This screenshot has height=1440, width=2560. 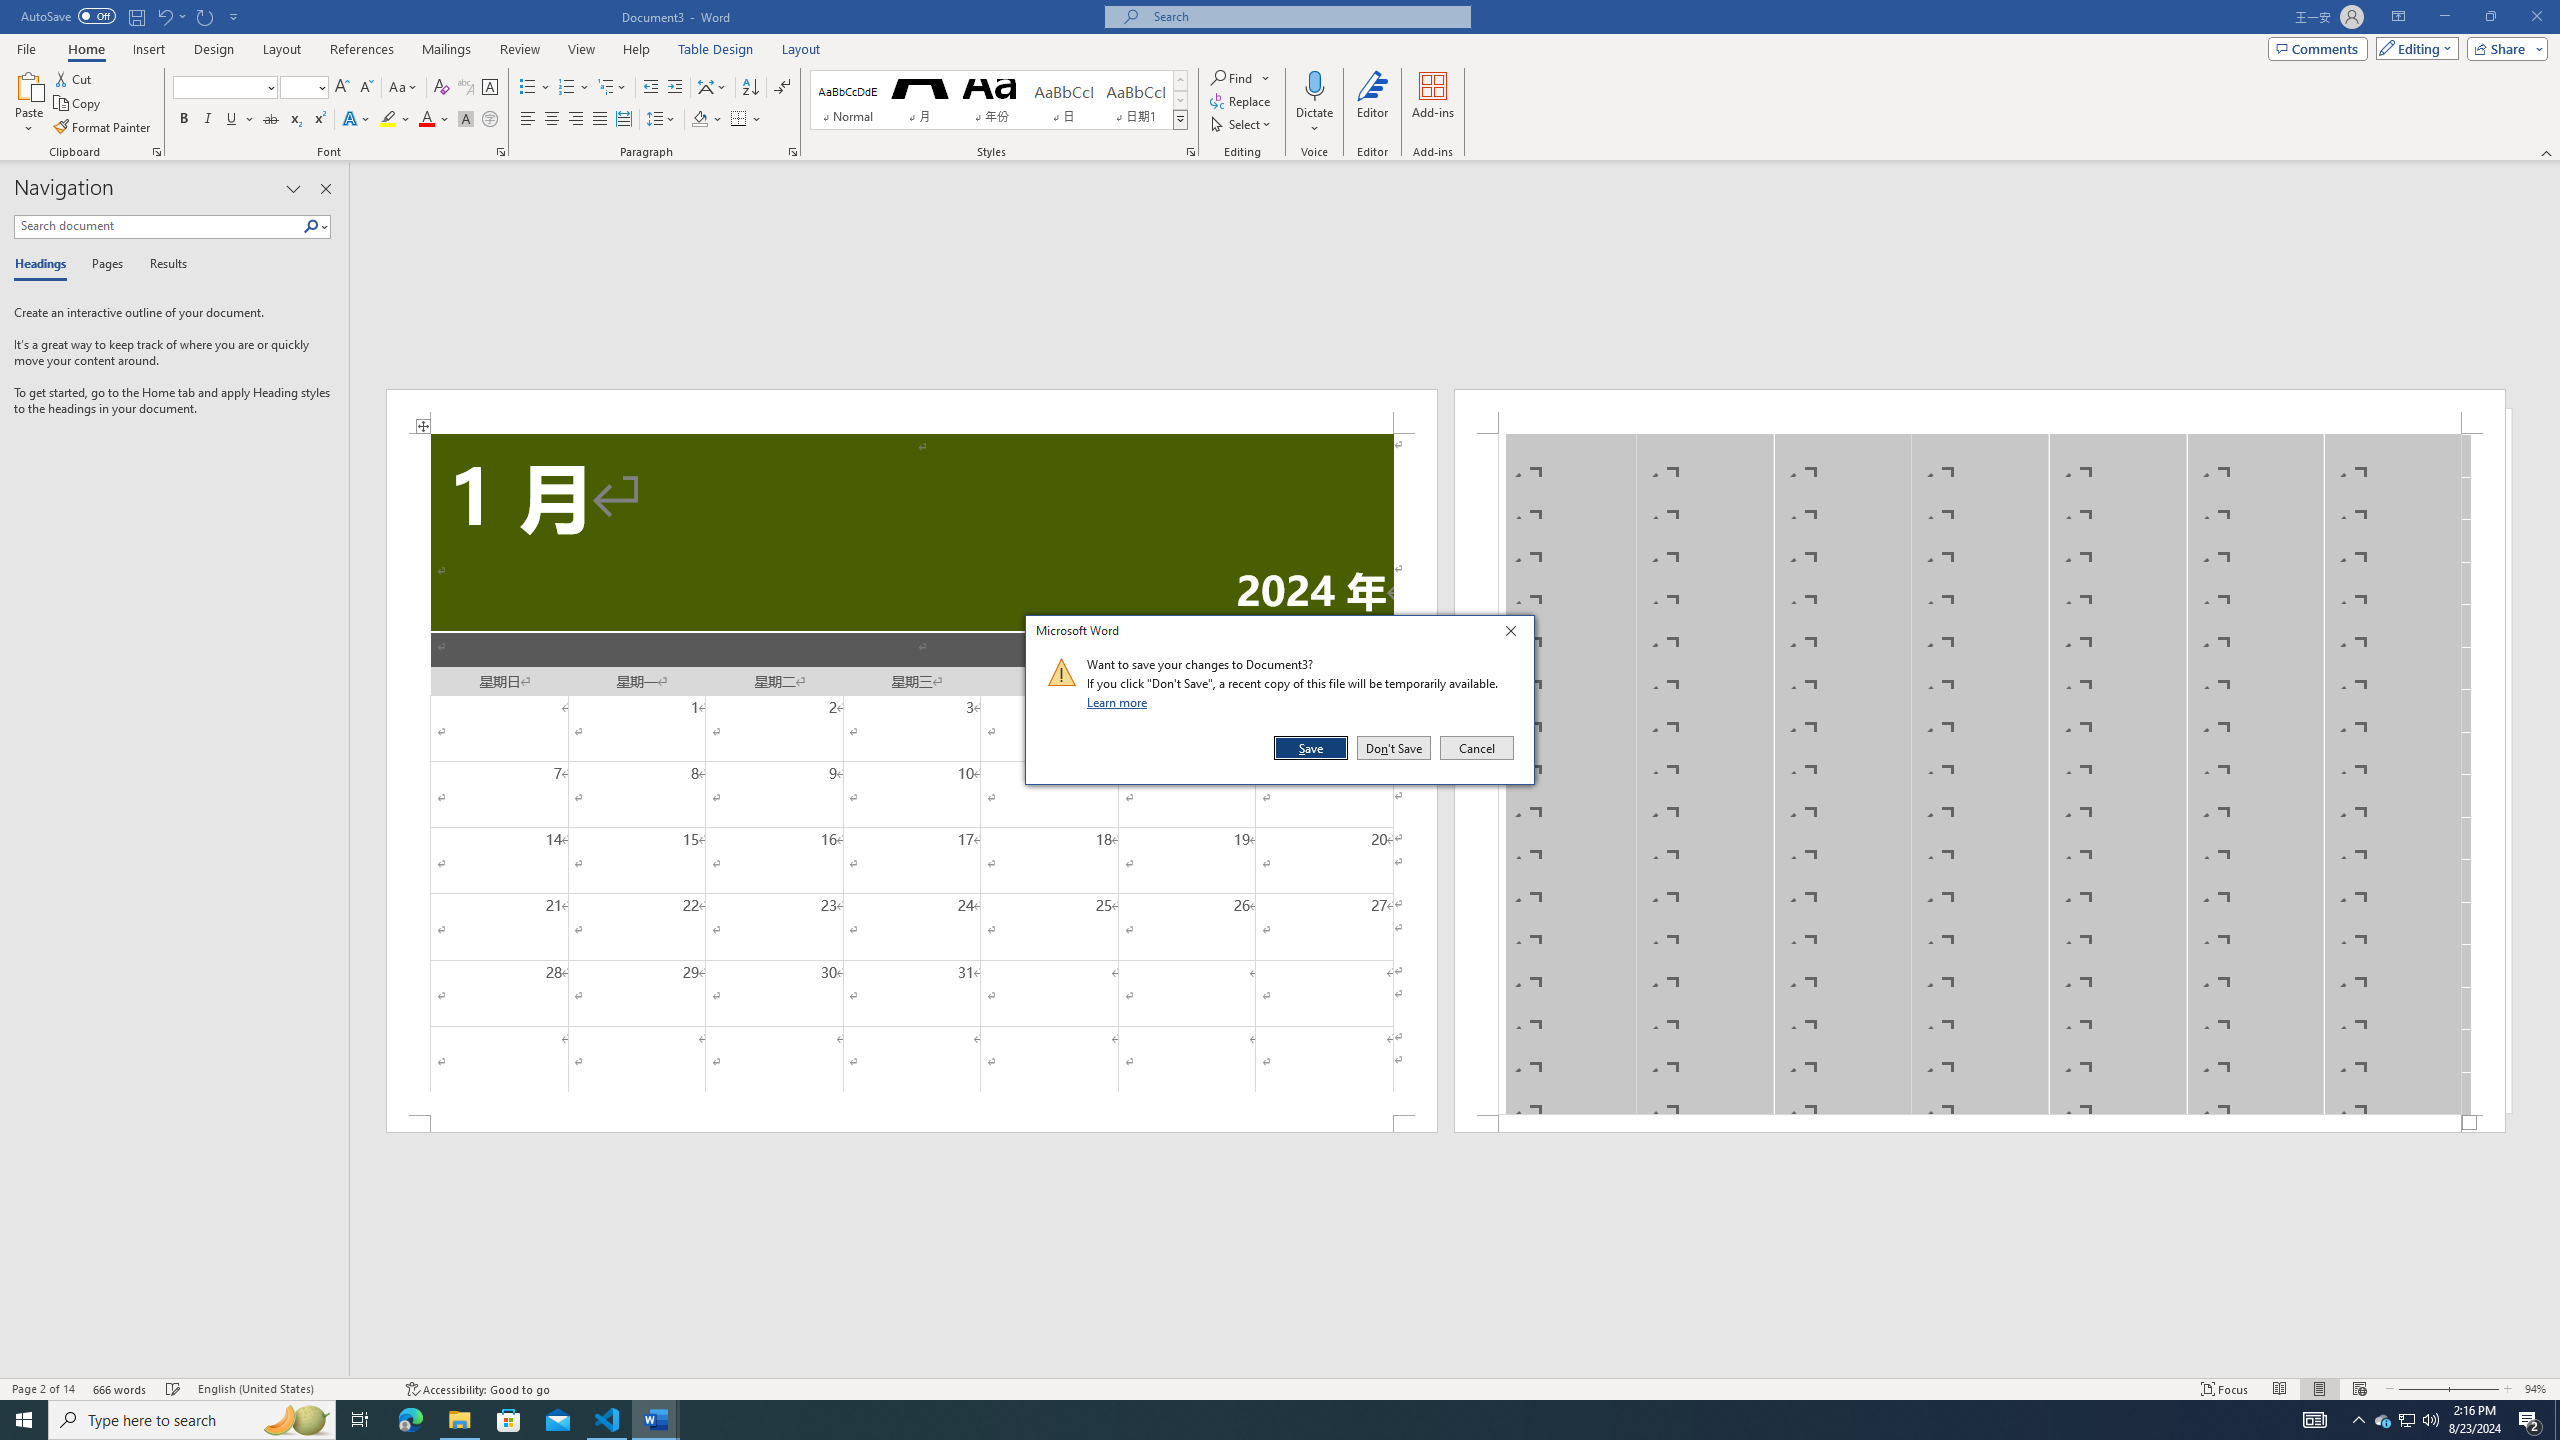 I want to click on 'Design', so click(x=215, y=49).